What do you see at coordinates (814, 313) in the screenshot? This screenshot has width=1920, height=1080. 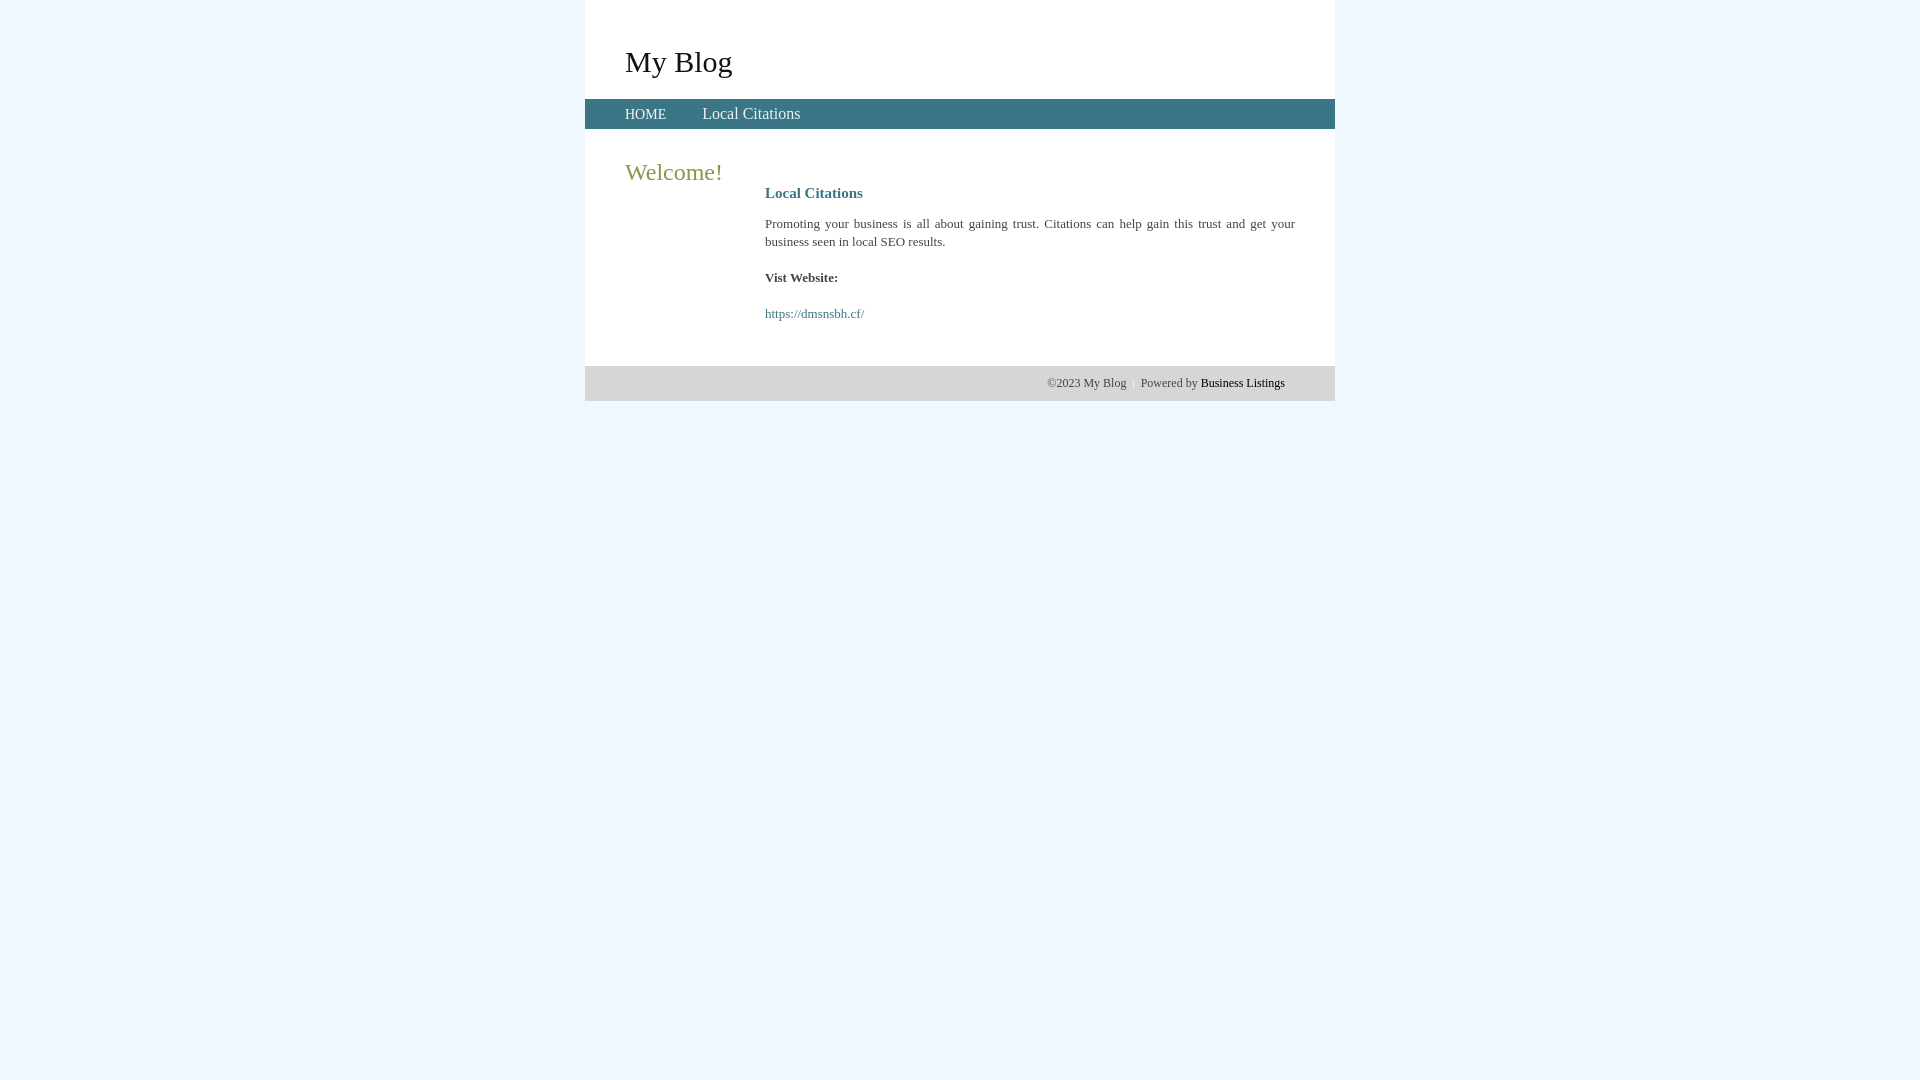 I see `'https://dmsnsbh.cf/'` at bounding box center [814, 313].